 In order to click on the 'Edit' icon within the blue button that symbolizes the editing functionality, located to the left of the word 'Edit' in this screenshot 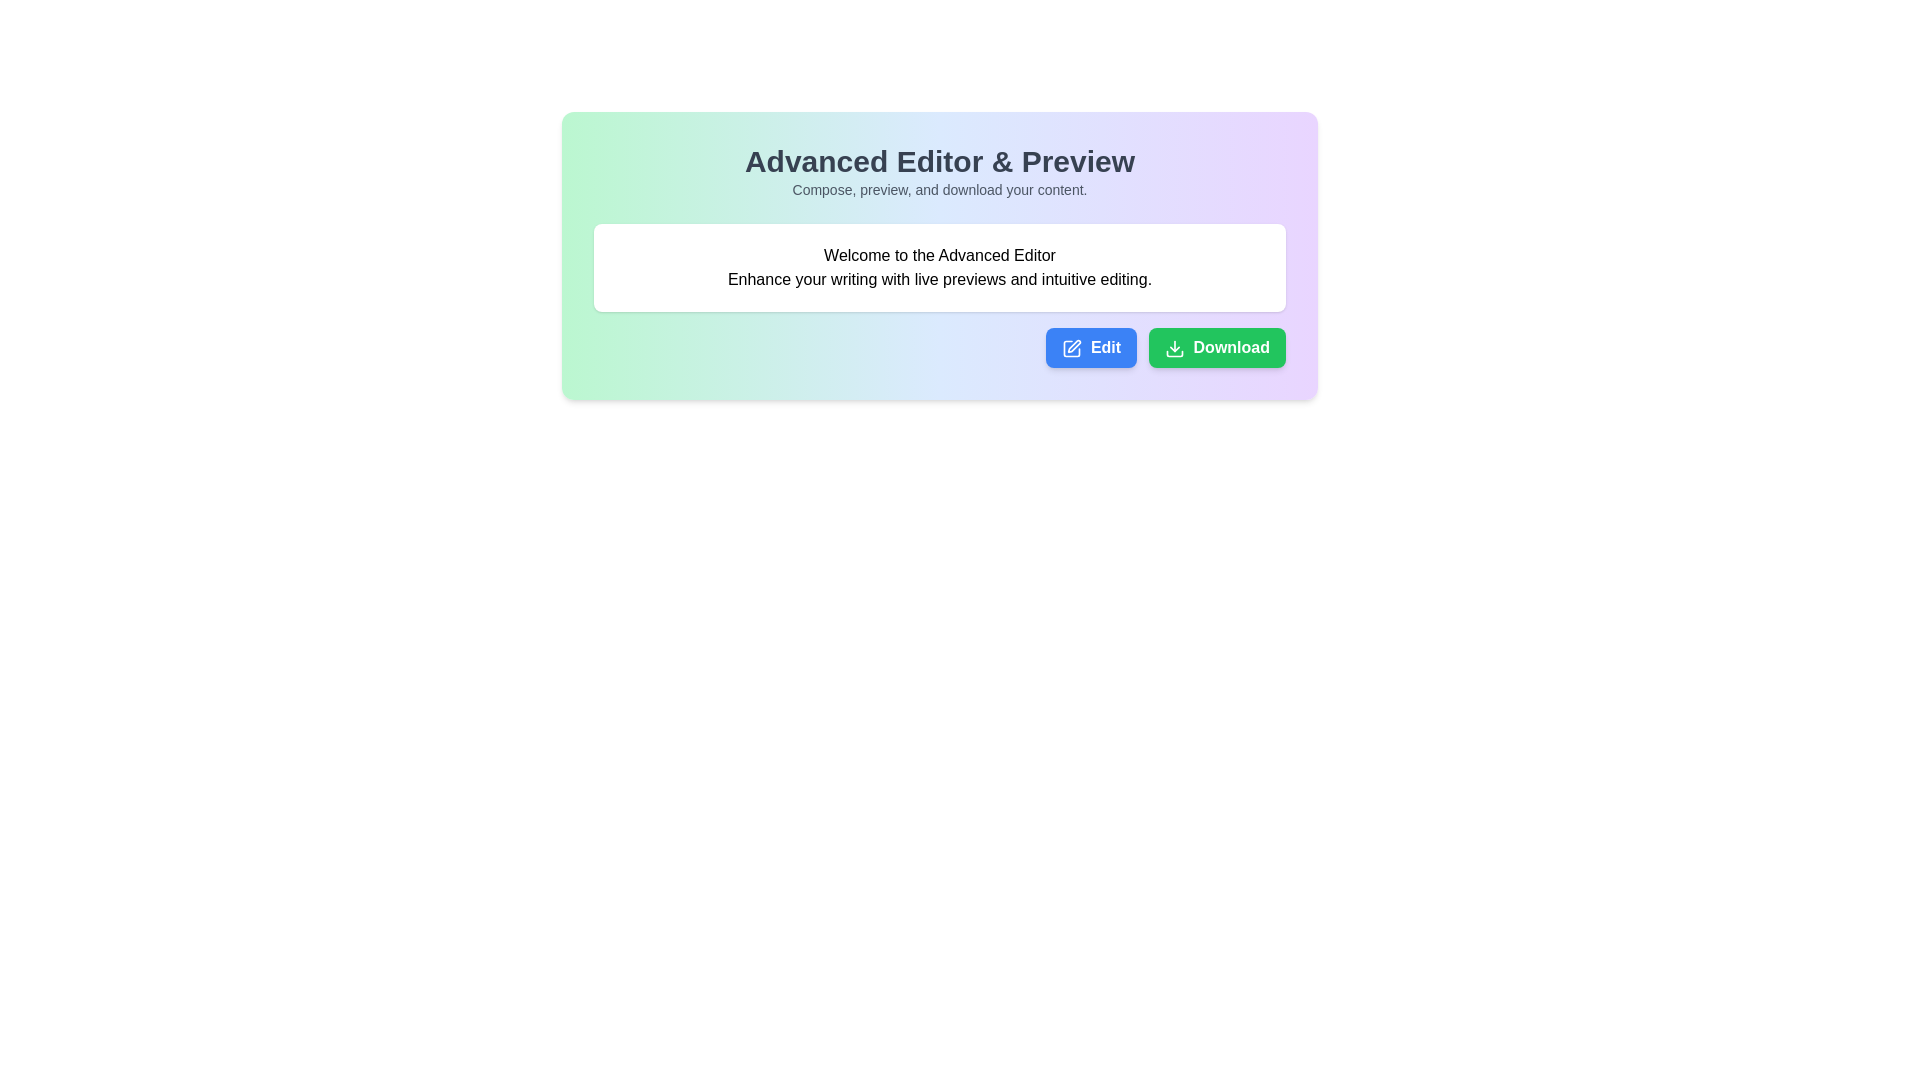, I will do `click(1071, 347)`.